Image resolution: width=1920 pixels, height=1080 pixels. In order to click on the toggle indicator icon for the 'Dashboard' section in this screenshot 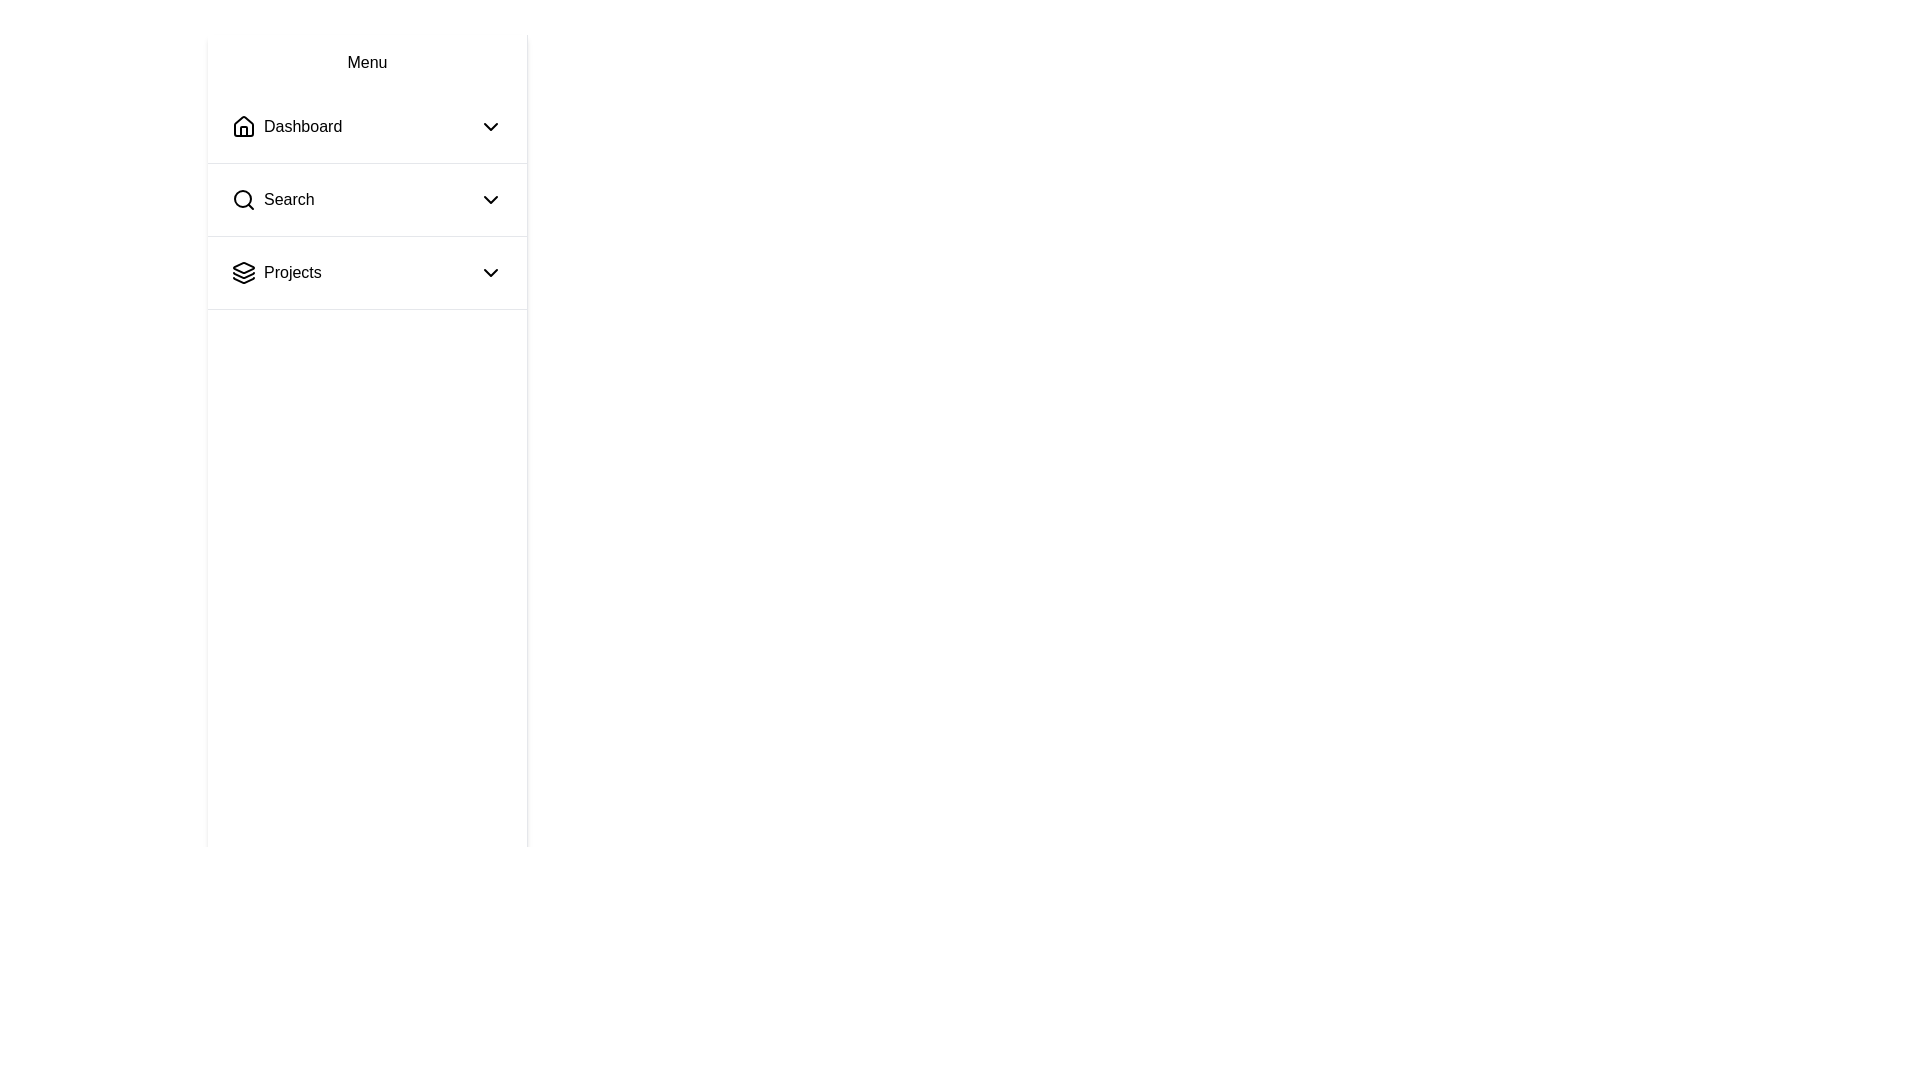, I will do `click(490, 127)`.